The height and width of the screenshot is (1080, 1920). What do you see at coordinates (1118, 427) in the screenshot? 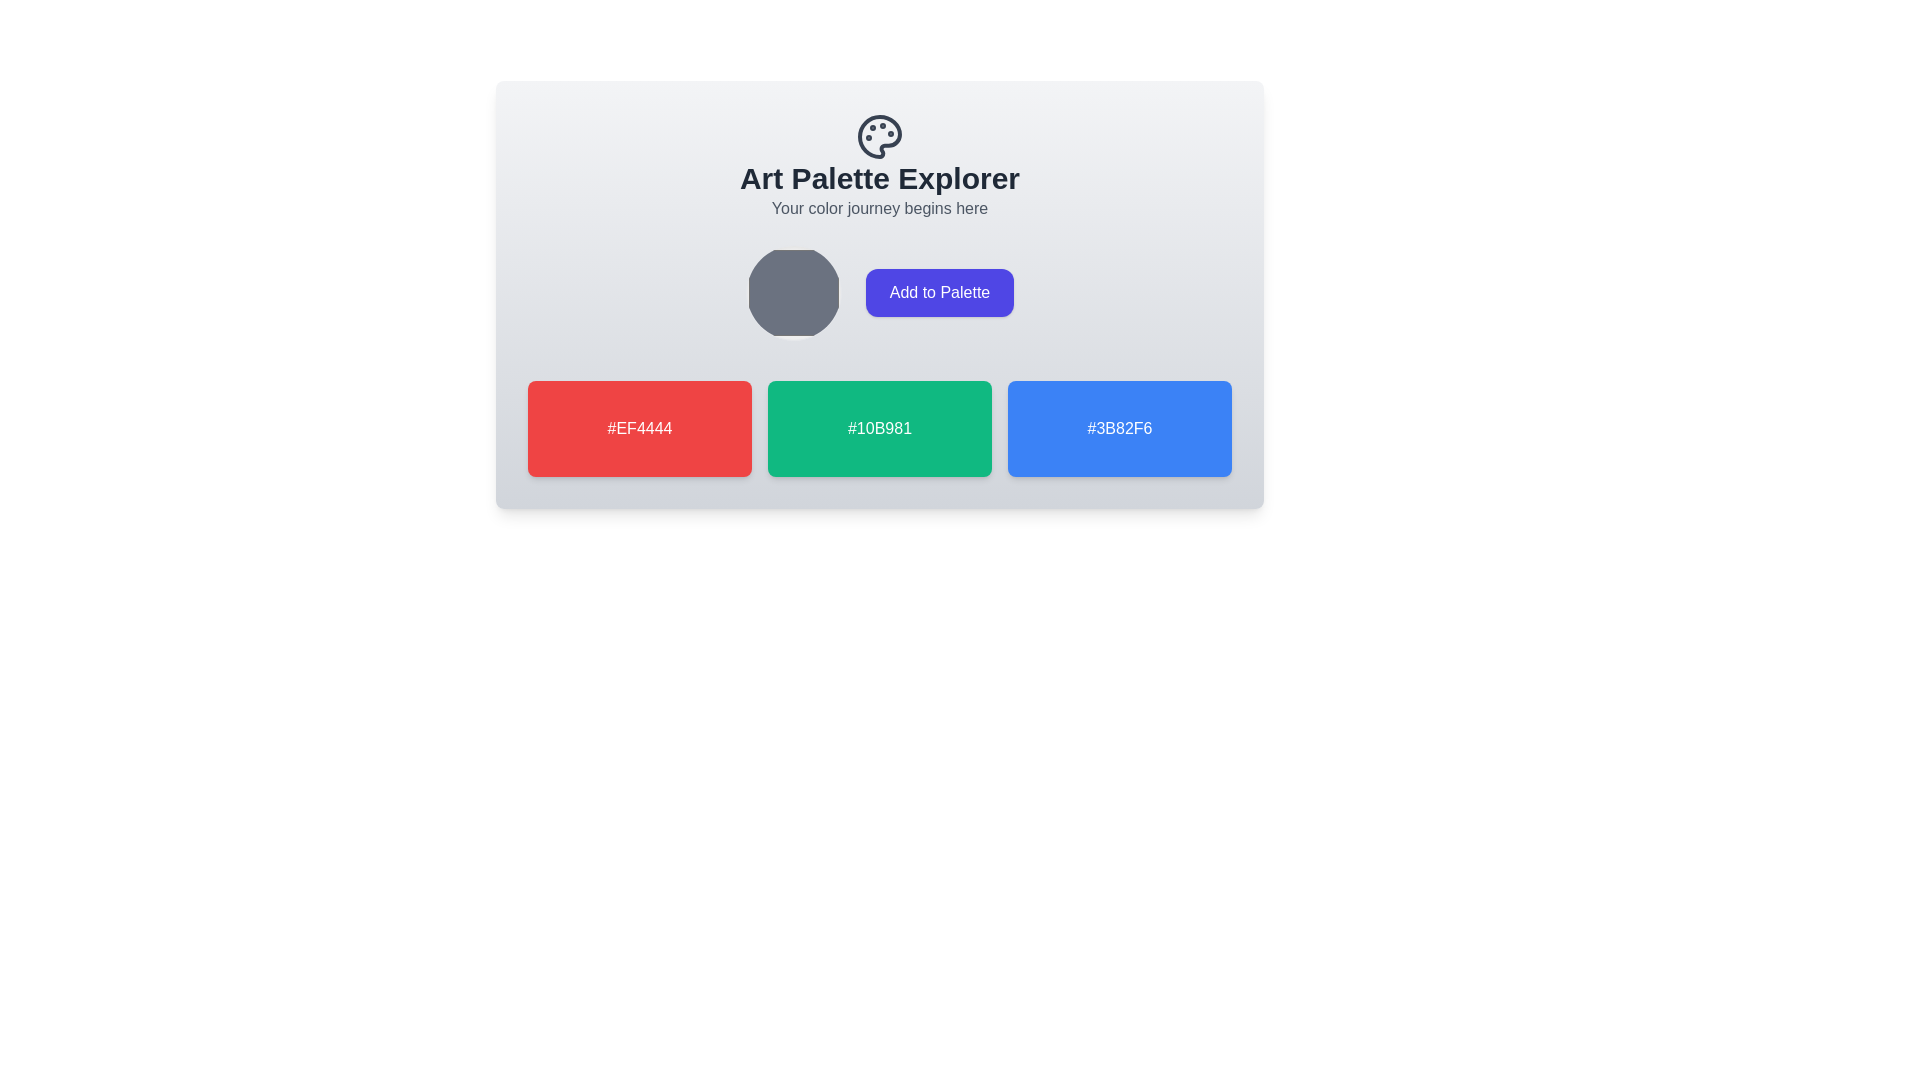
I see `the text label displaying the color code '#3B82F6', which is styled with white text and placed centrally against a light blue background, located in the rightmost position of a row beneath the title 'Art Palette Explorer' and the button labeled 'Add to Palette'` at bounding box center [1118, 427].